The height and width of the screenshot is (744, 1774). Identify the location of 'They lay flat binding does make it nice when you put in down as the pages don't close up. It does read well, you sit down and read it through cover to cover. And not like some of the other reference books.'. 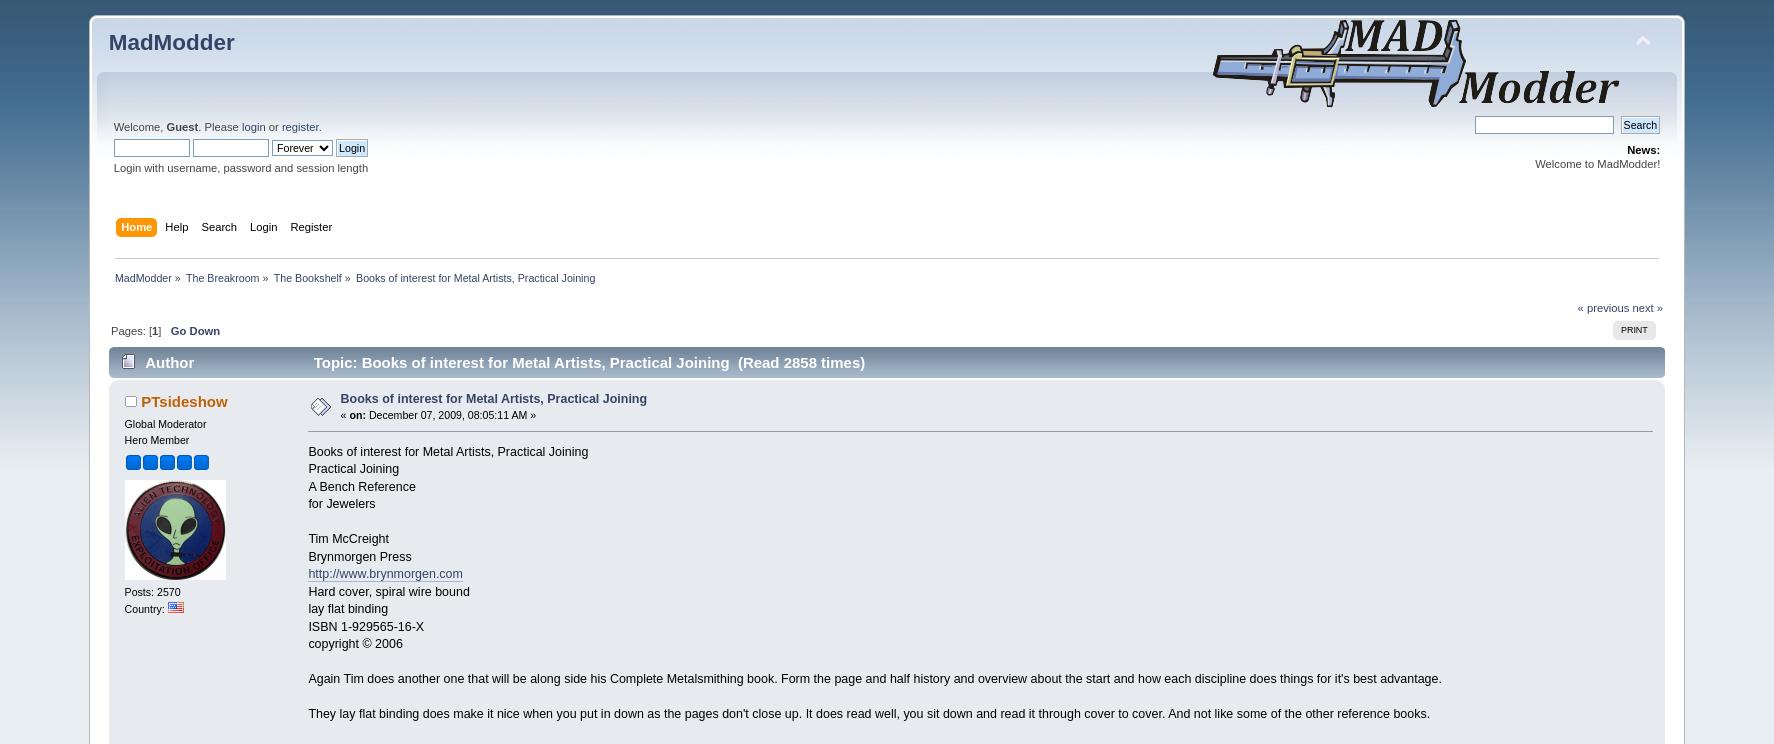
(869, 713).